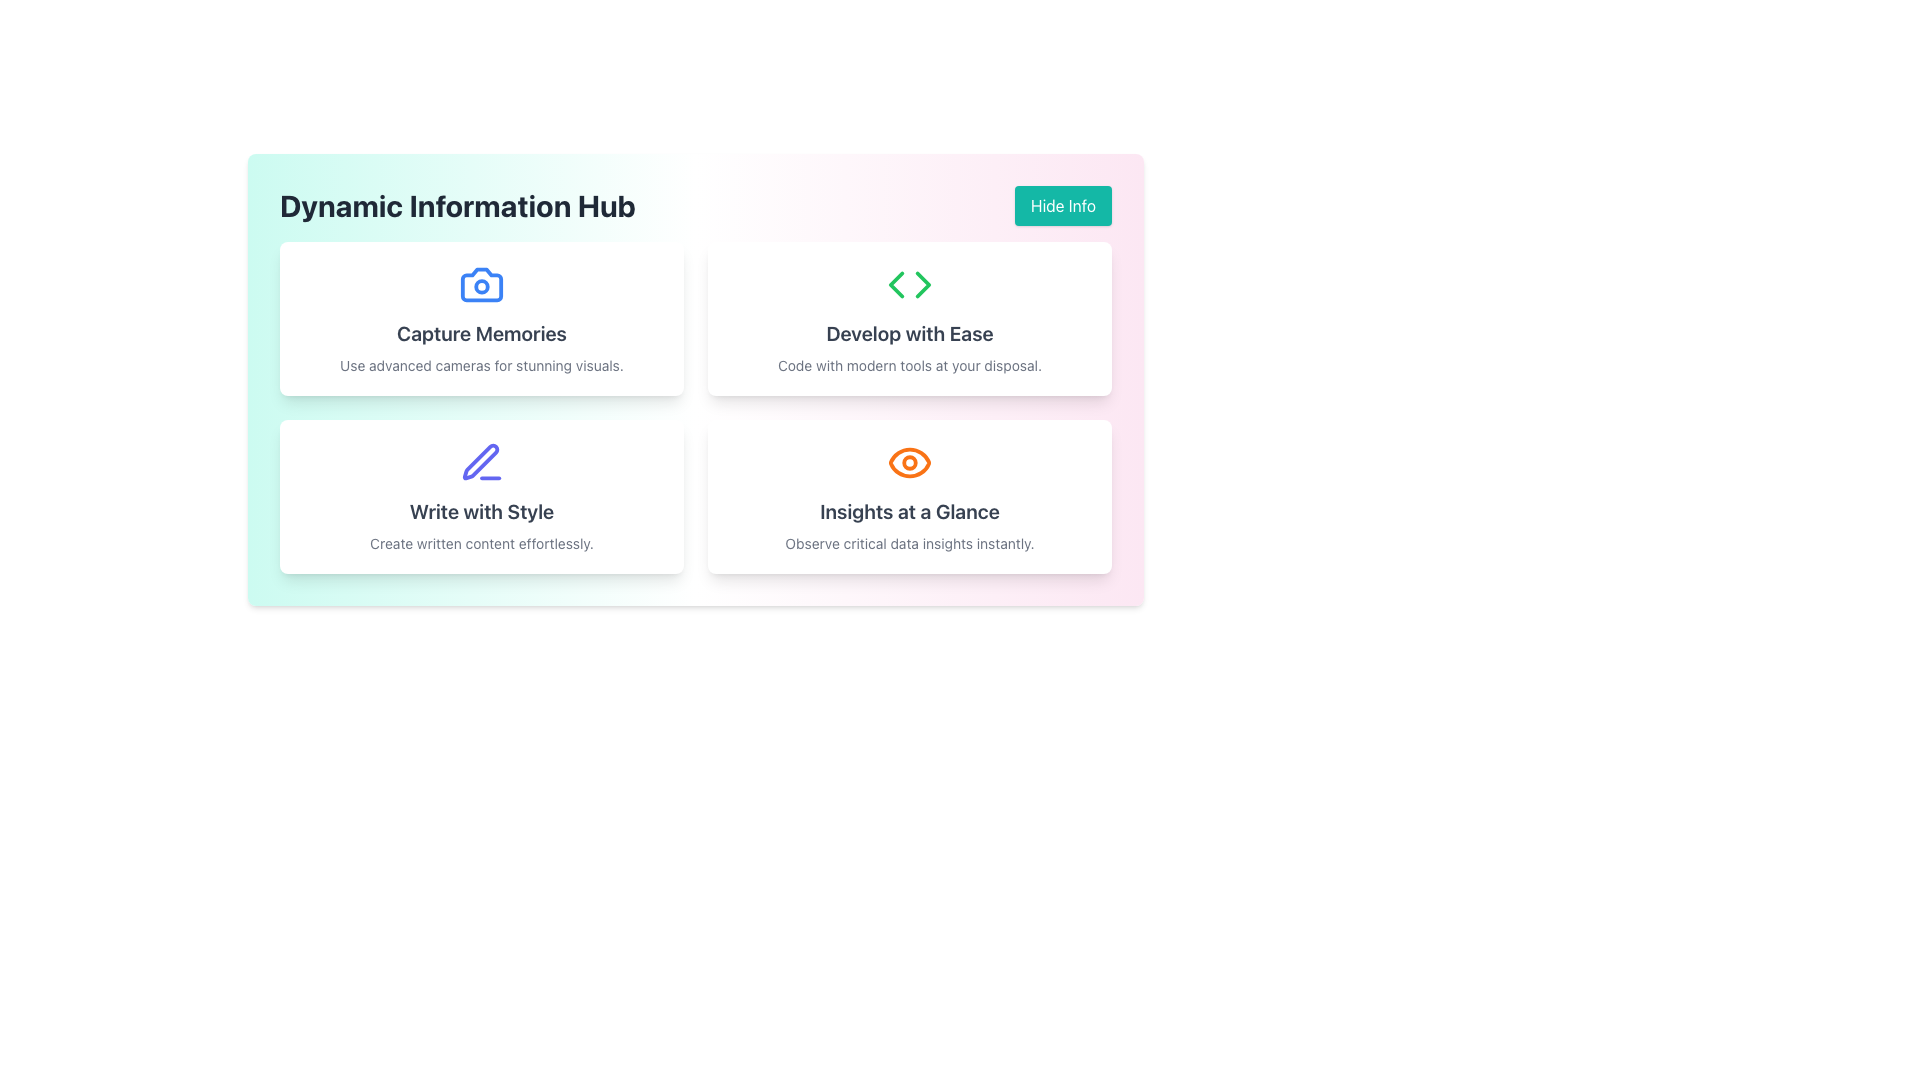 The width and height of the screenshot is (1920, 1080). What do you see at coordinates (481, 285) in the screenshot?
I see `the circular dot located inside the camera icon, which has a blue outline and is positioned above the text 'Capture Memories' in the top-left quadrant of the interface` at bounding box center [481, 285].